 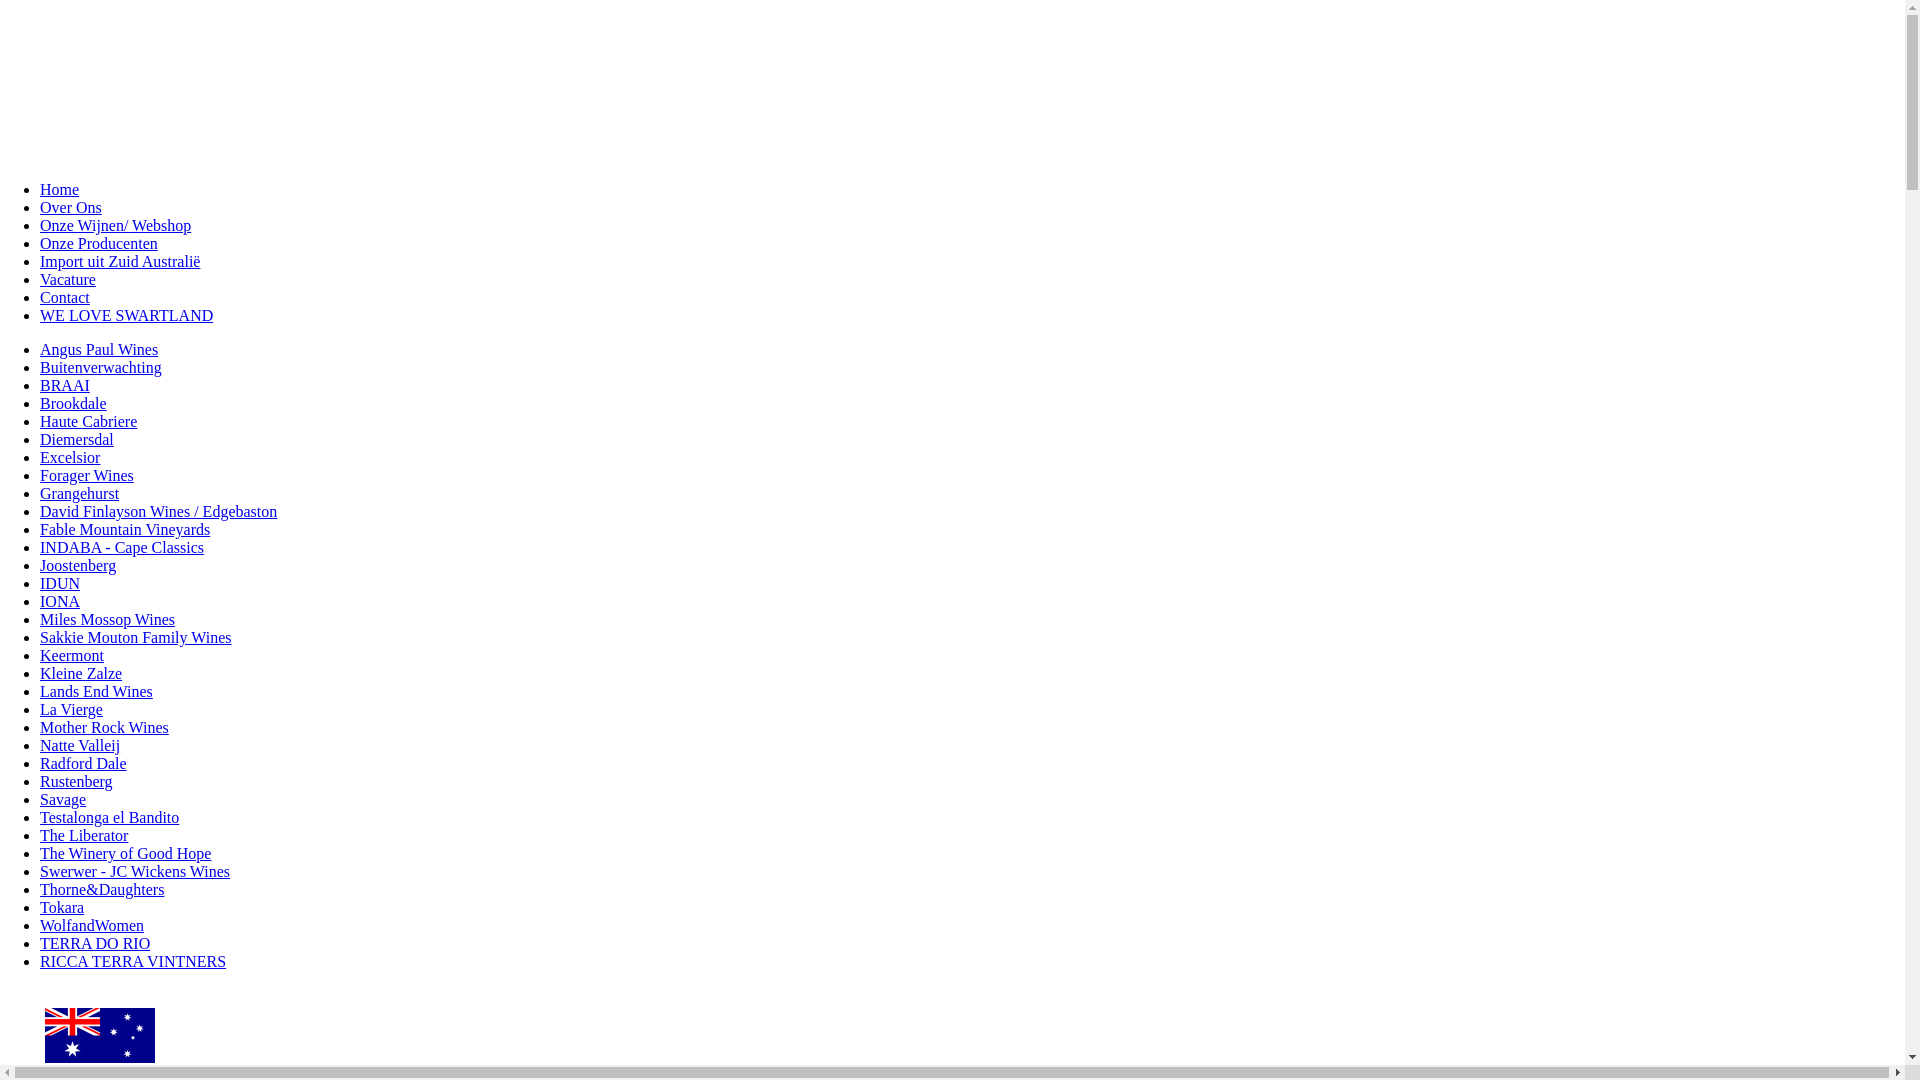 What do you see at coordinates (71, 708) in the screenshot?
I see `'La Vierge'` at bounding box center [71, 708].